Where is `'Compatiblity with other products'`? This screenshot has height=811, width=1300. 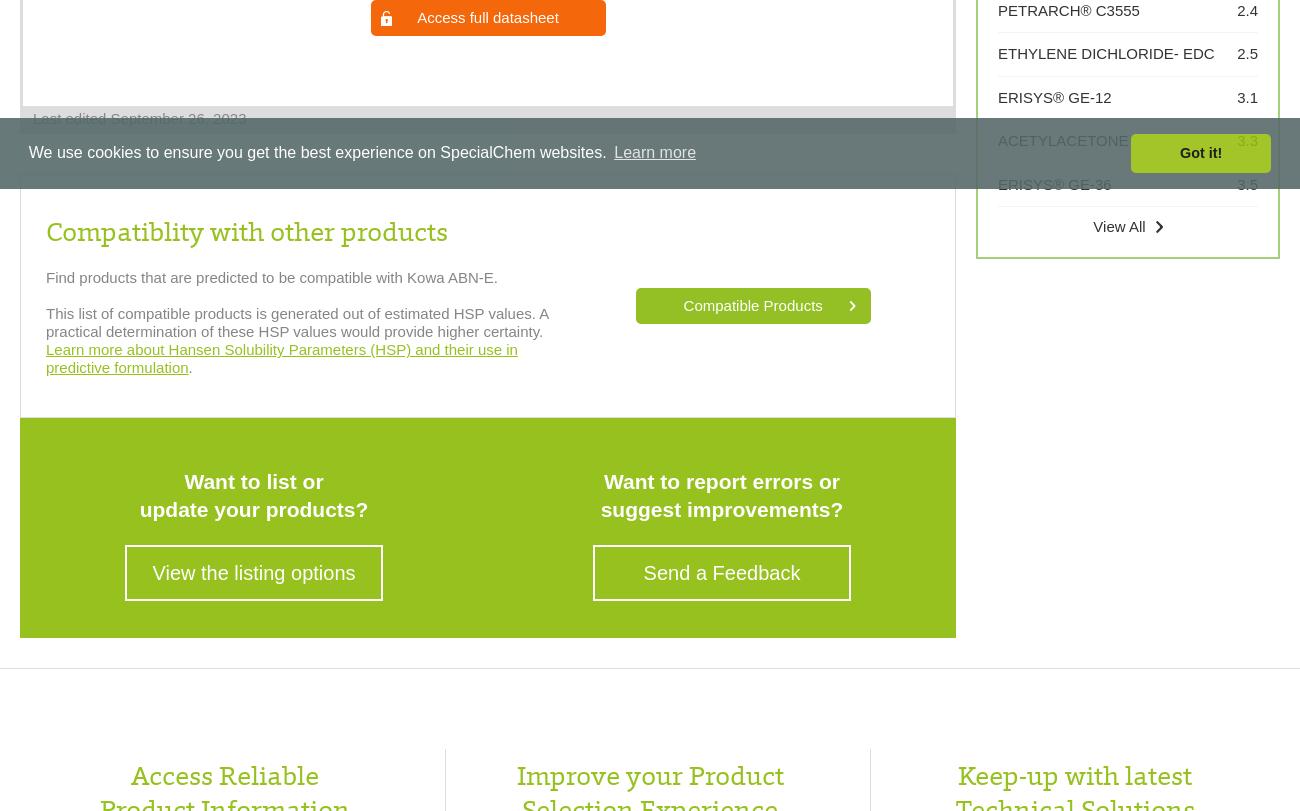 'Compatiblity with other products' is located at coordinates (246, 231).